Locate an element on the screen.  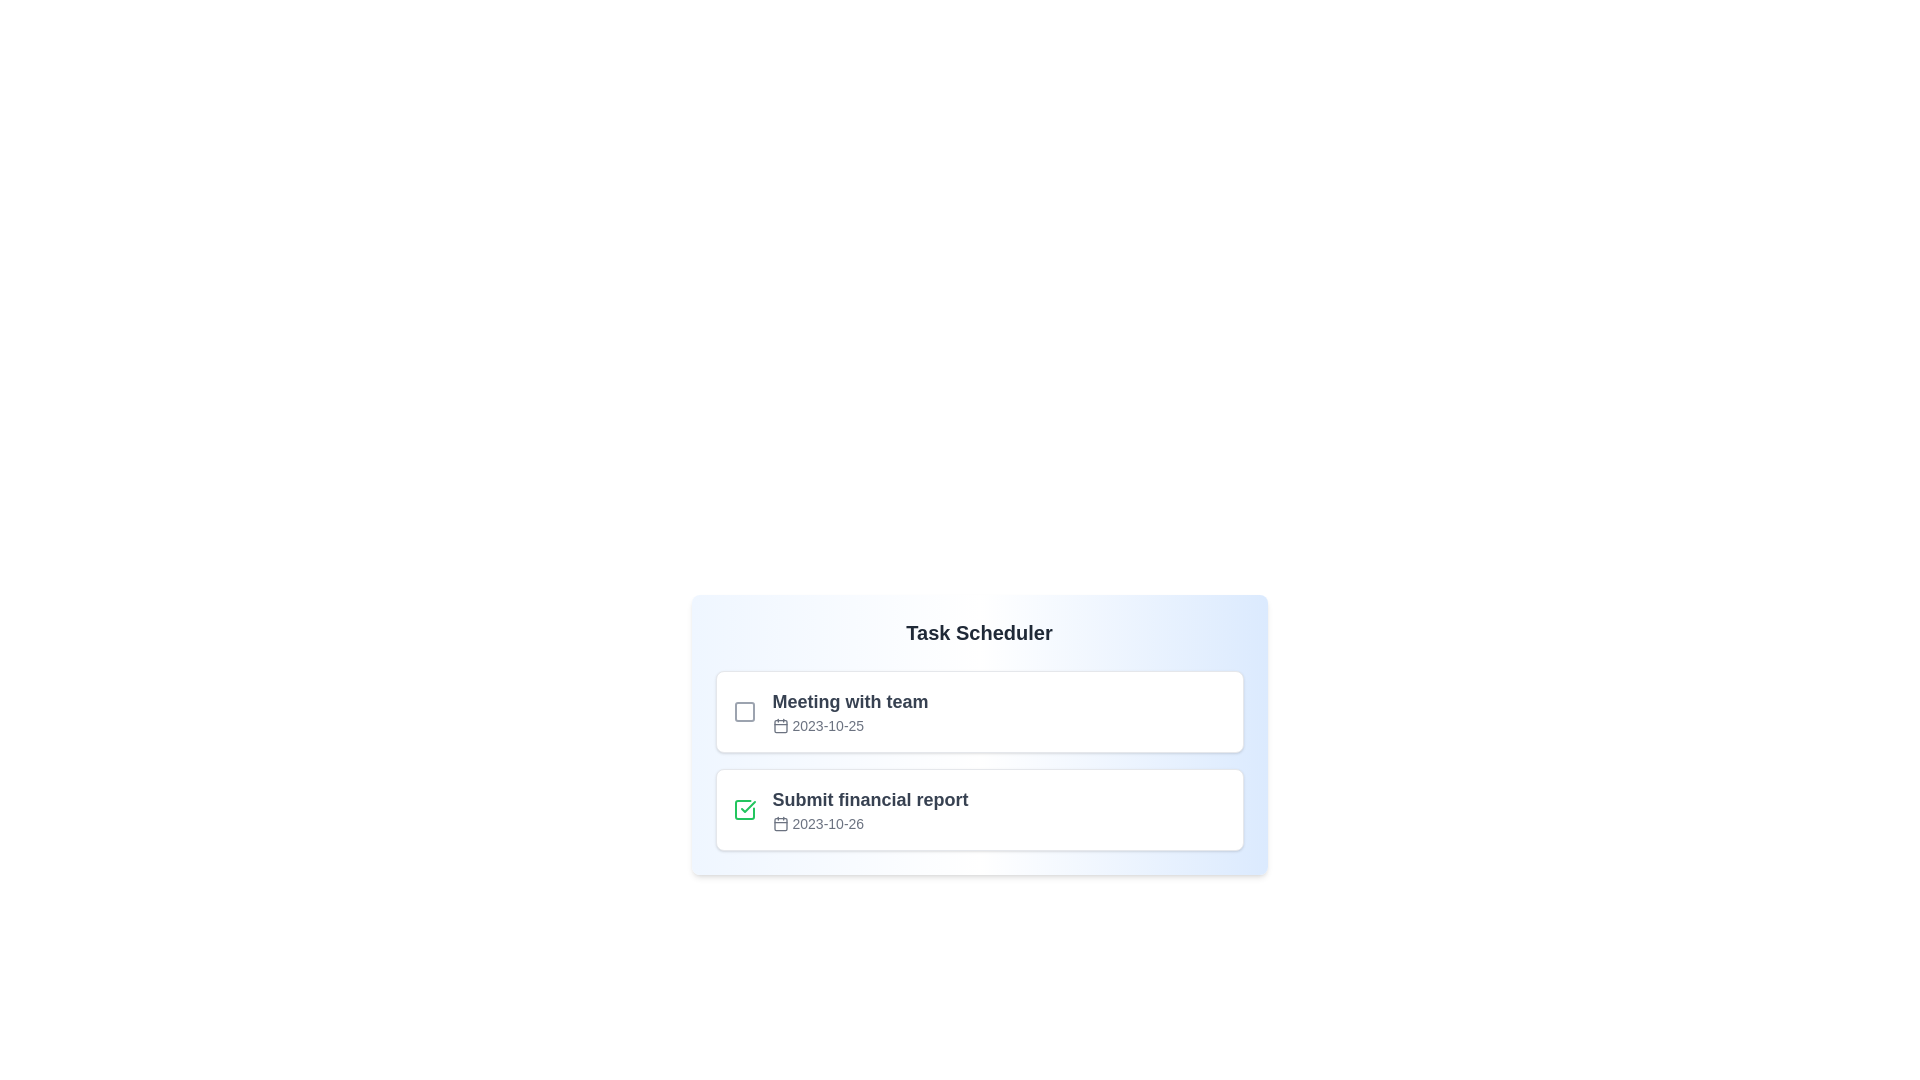
the checkbox located to the left of the task description for 'Submit financial report' is located at coordinates (743, 810).